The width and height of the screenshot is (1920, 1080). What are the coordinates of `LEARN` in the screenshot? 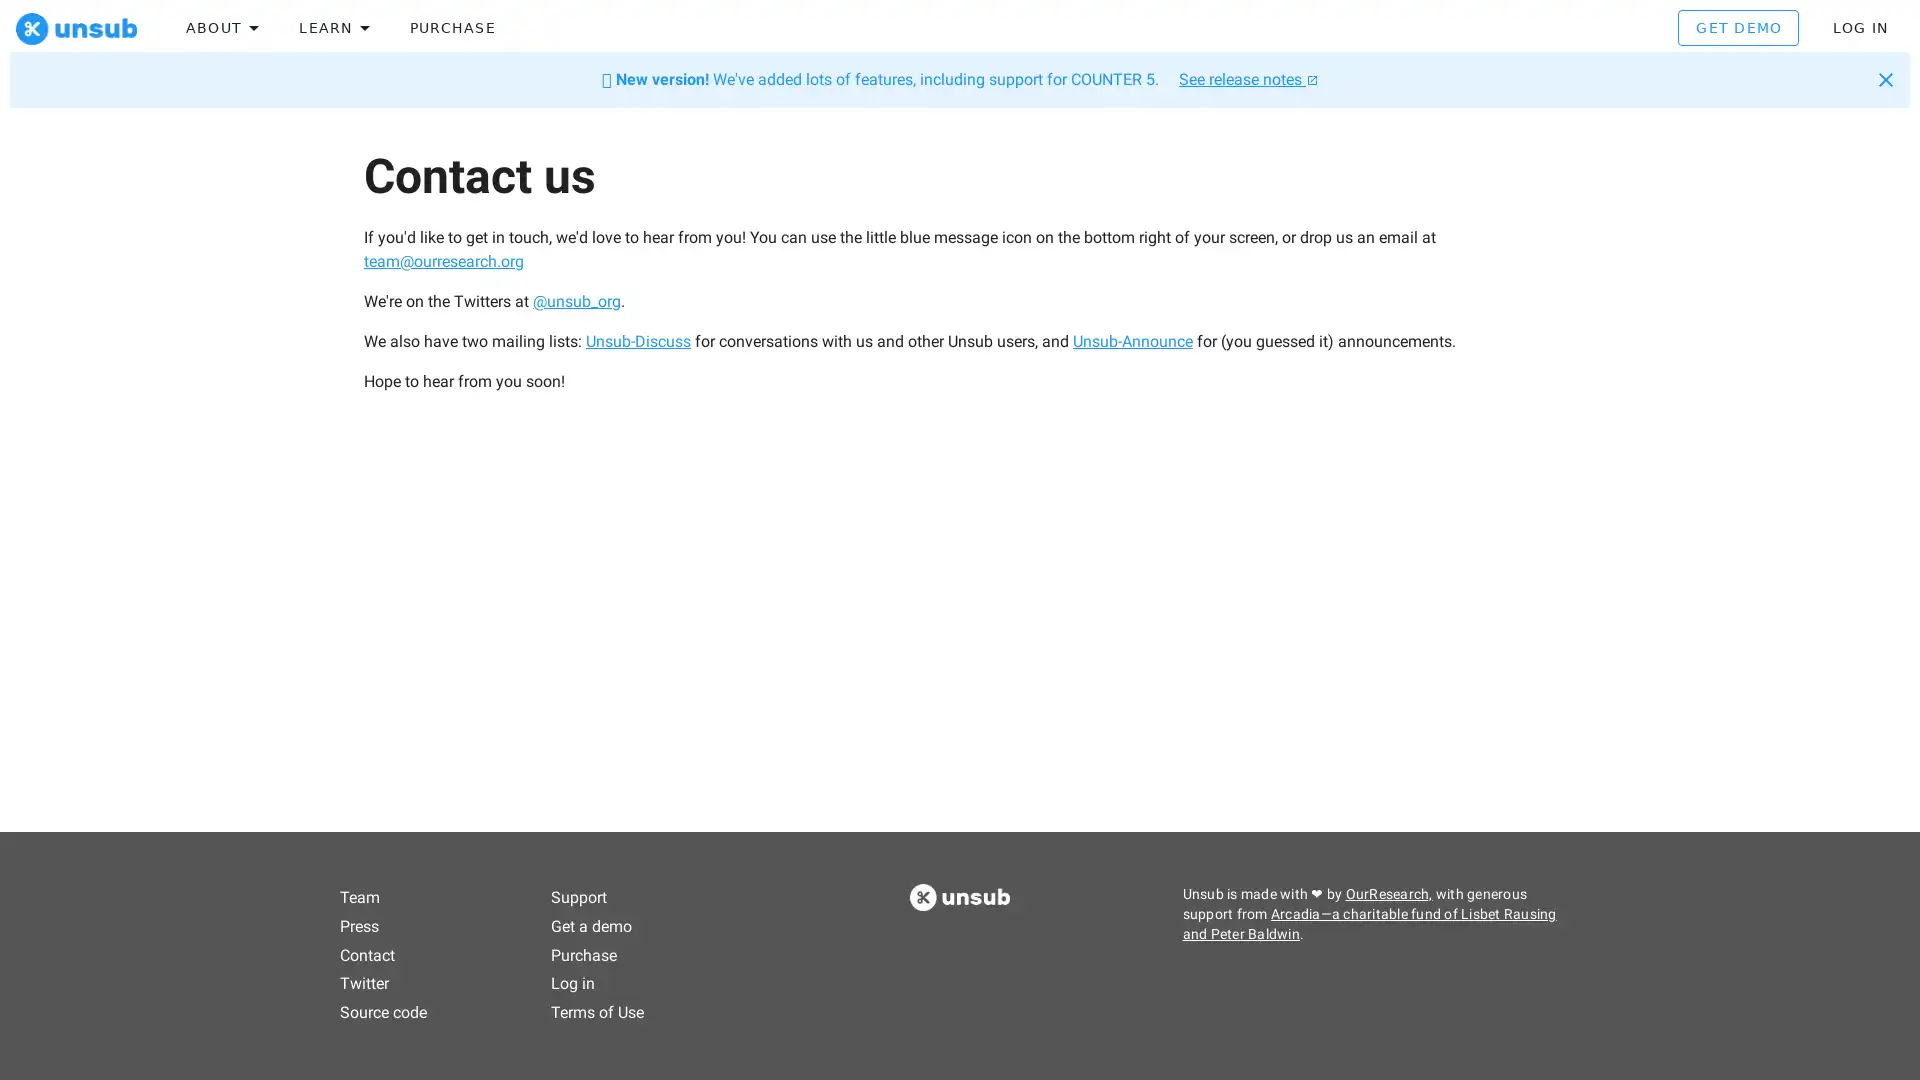 It's located at (331, 31).